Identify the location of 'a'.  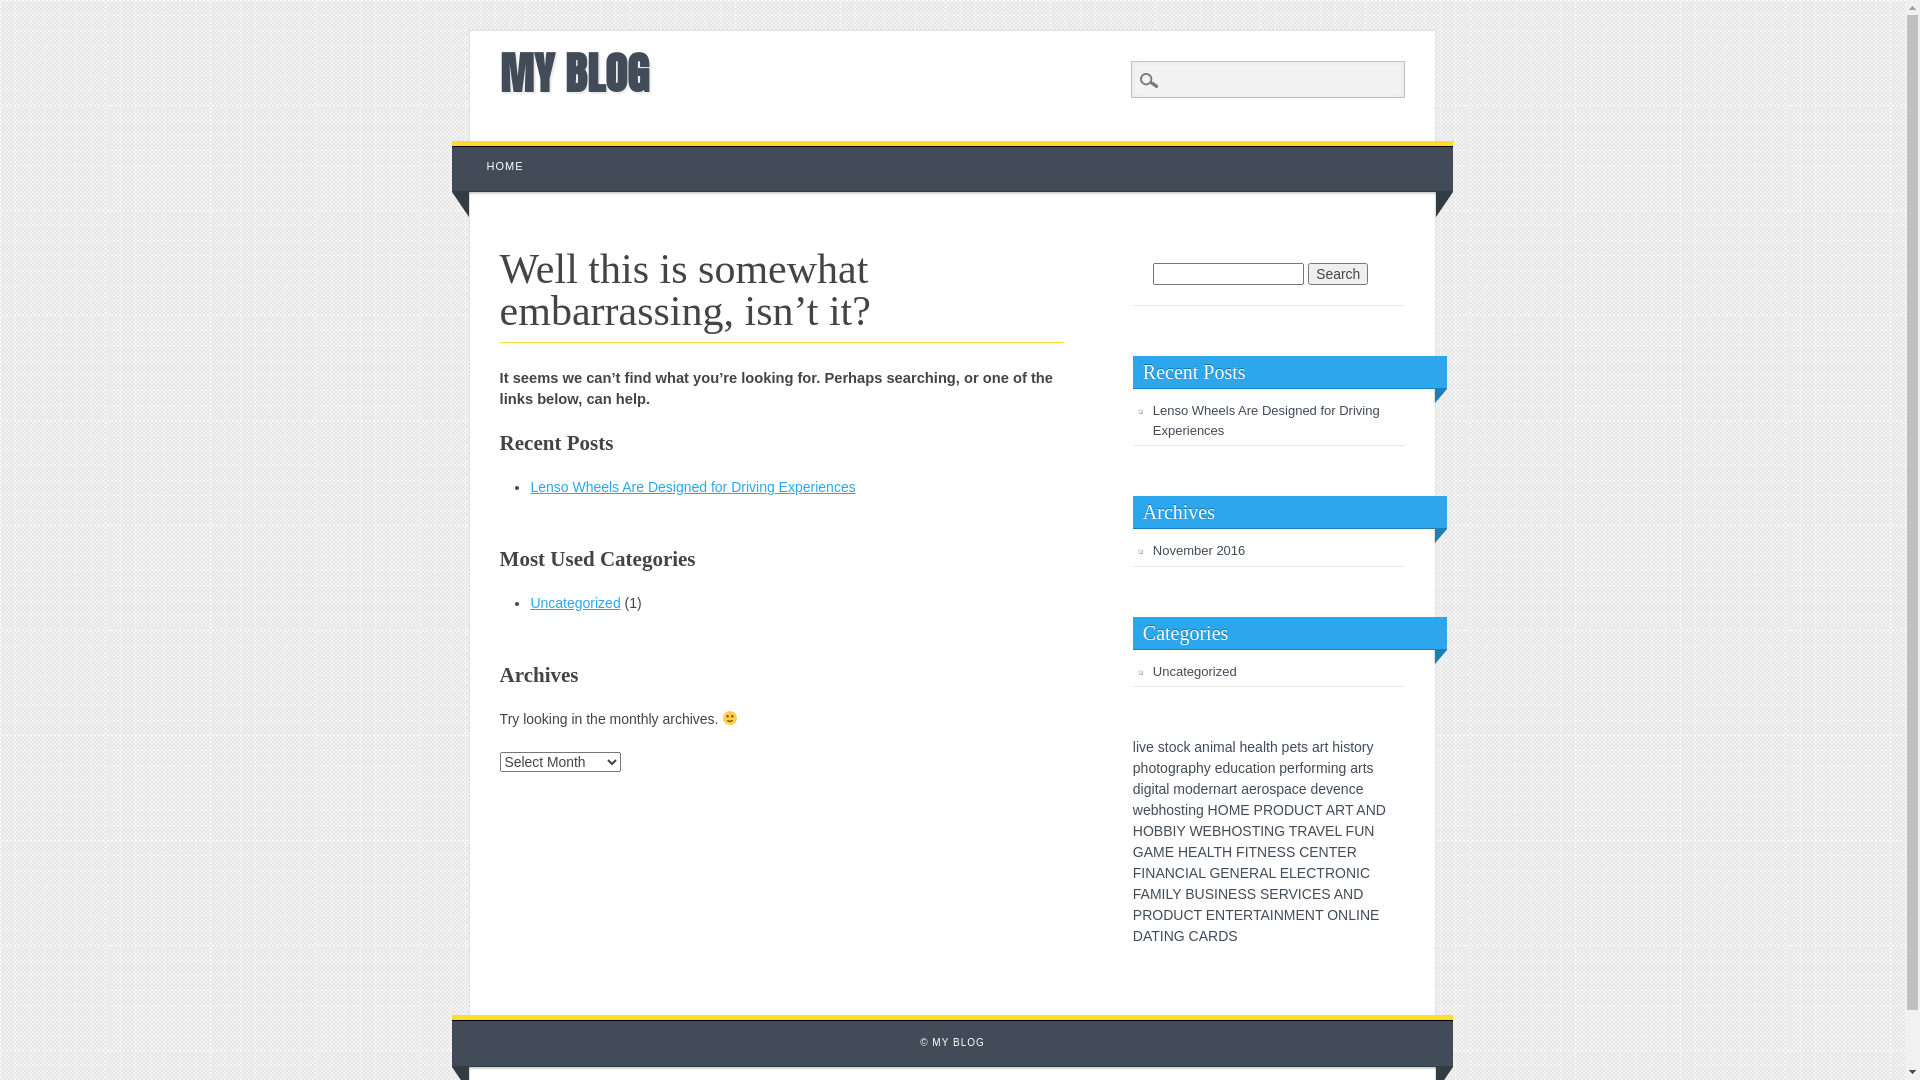
(1315, 747).